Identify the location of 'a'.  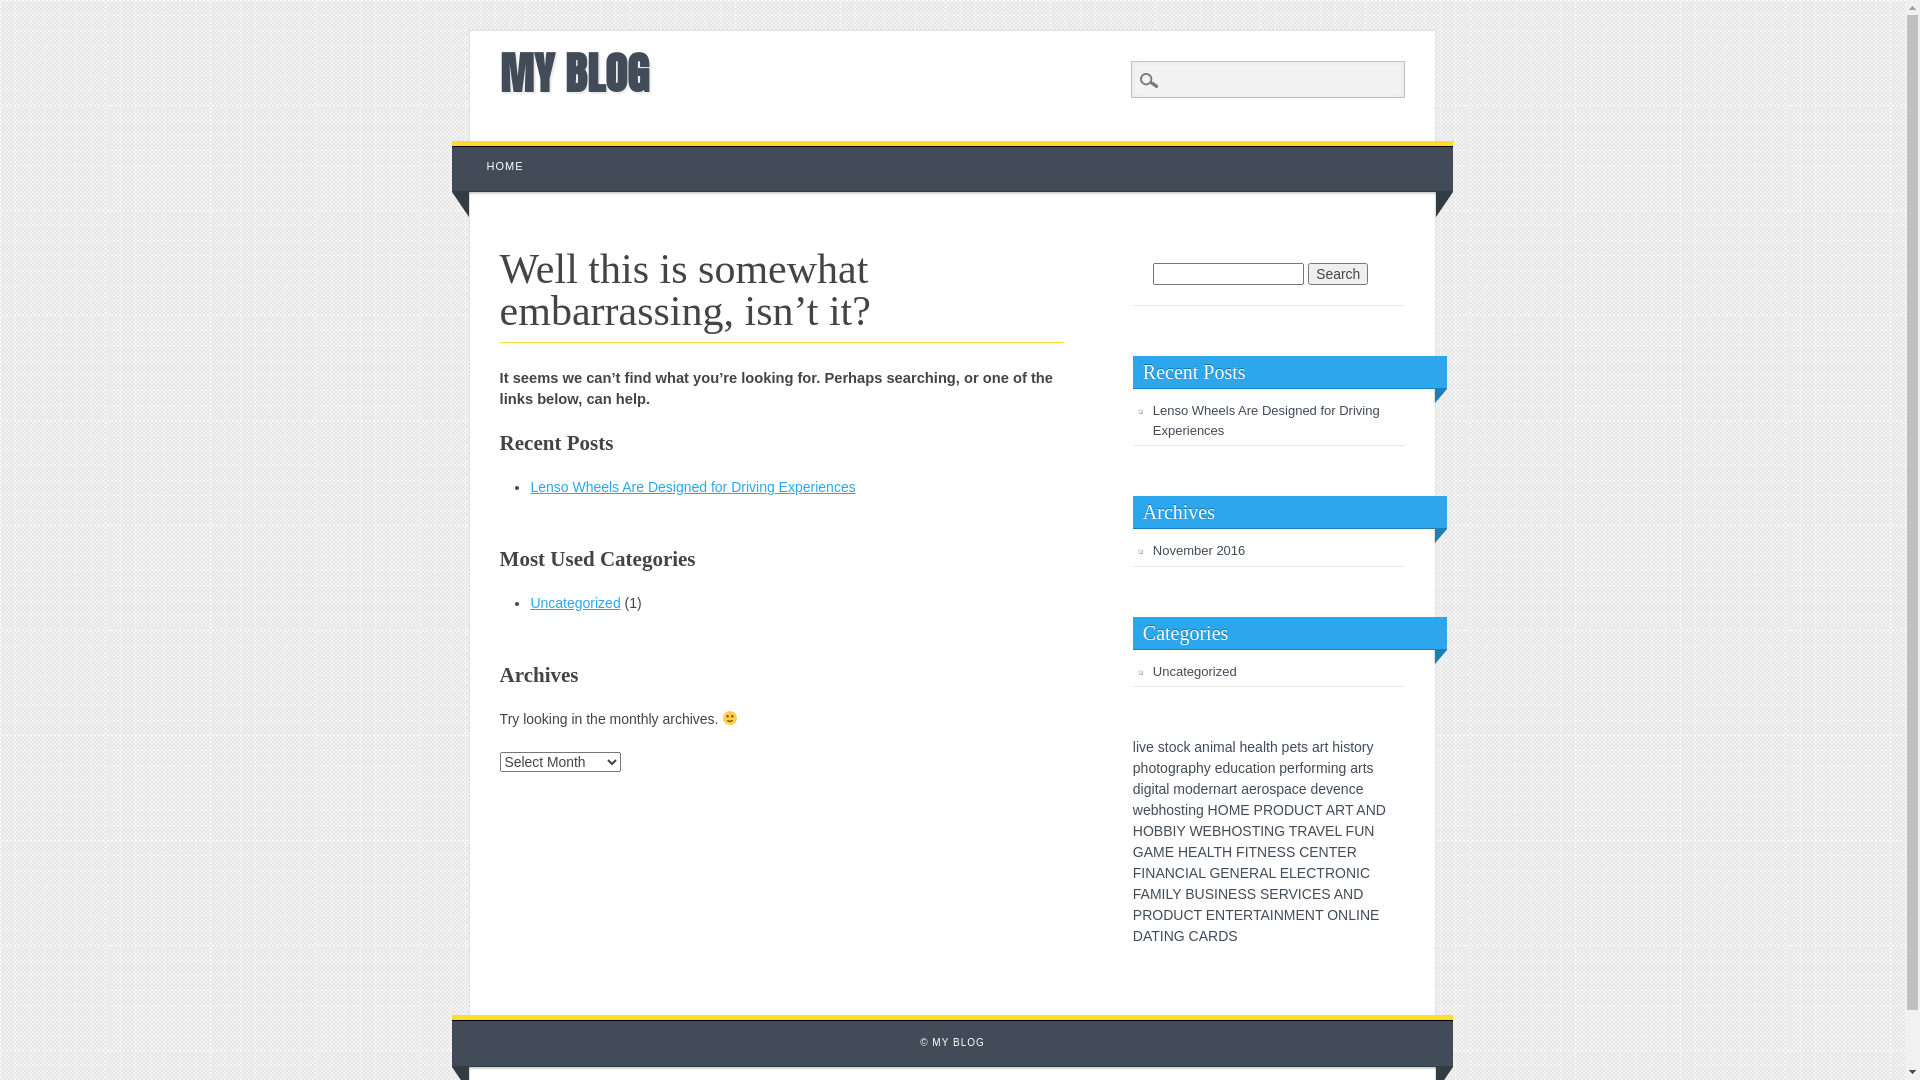
(1315, 747).